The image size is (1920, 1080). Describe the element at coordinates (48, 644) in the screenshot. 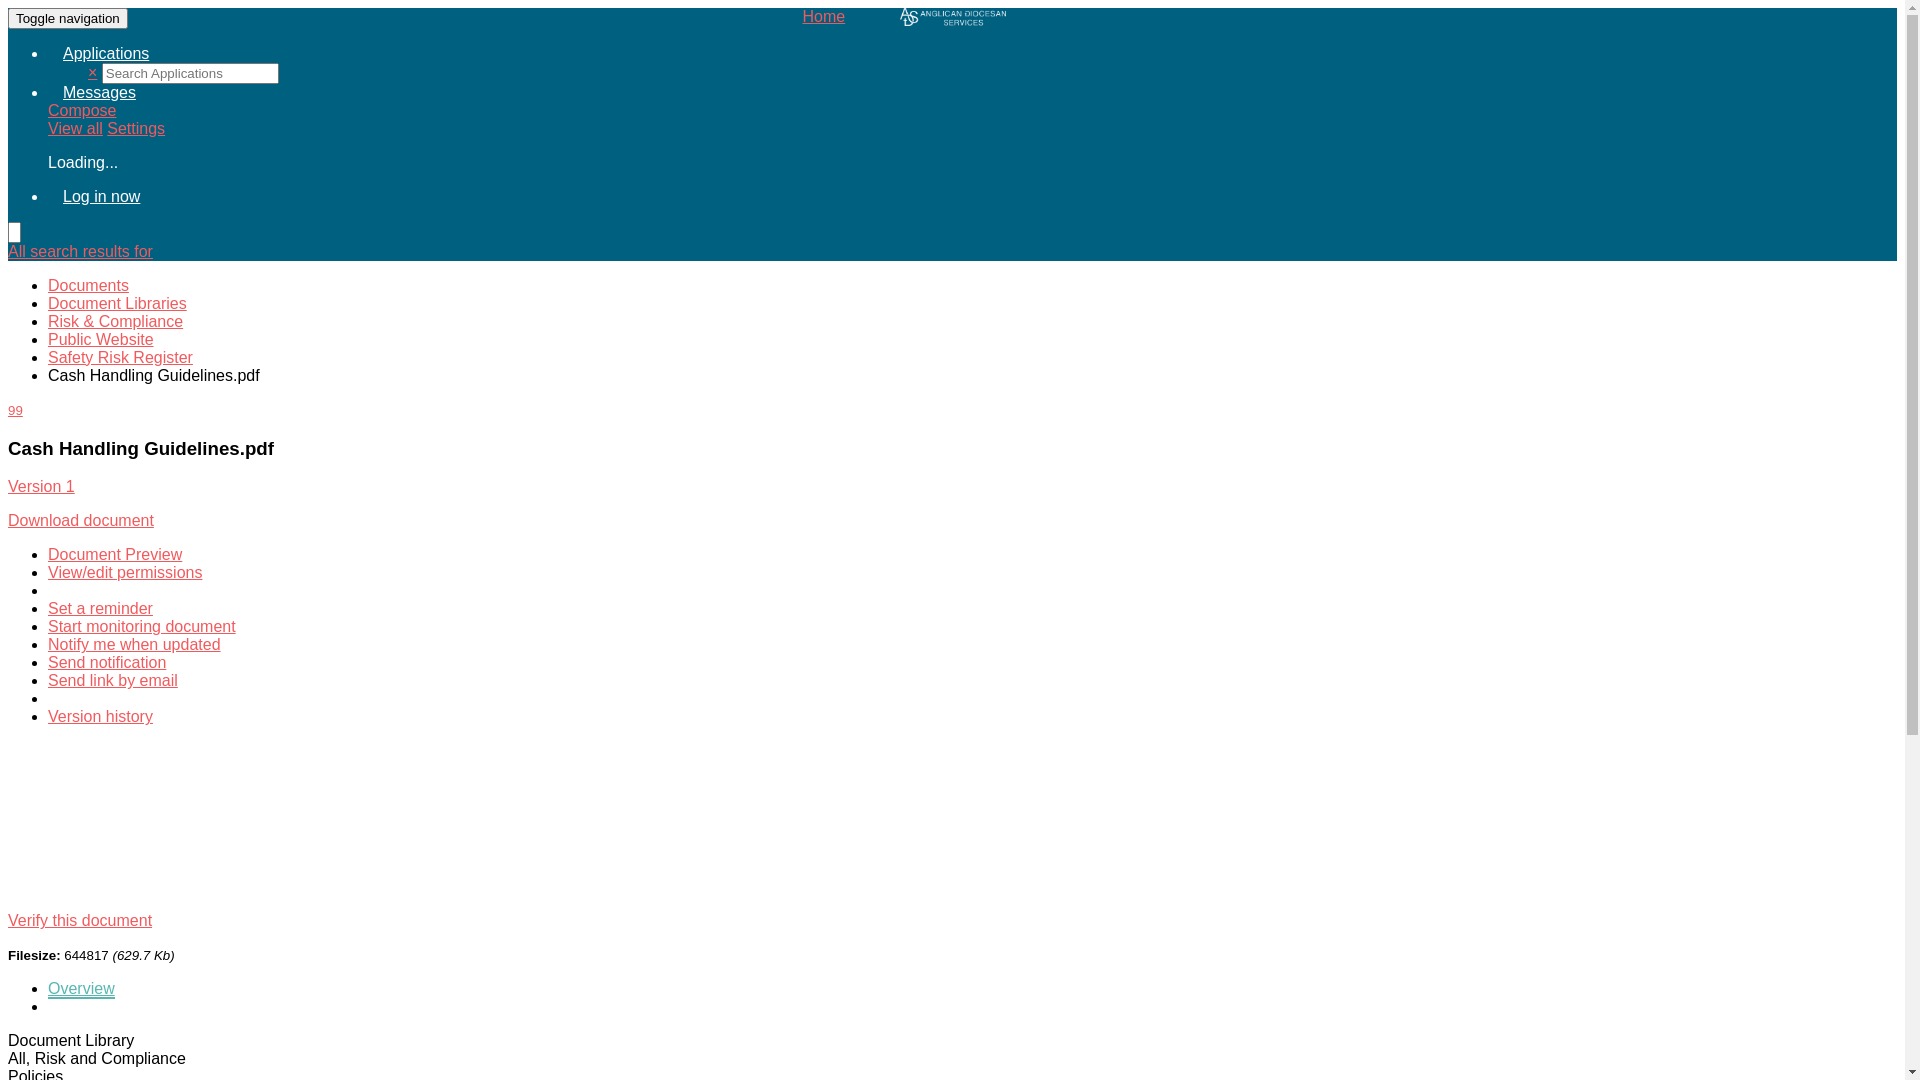

I see `'Notify me when updated'` at that location.